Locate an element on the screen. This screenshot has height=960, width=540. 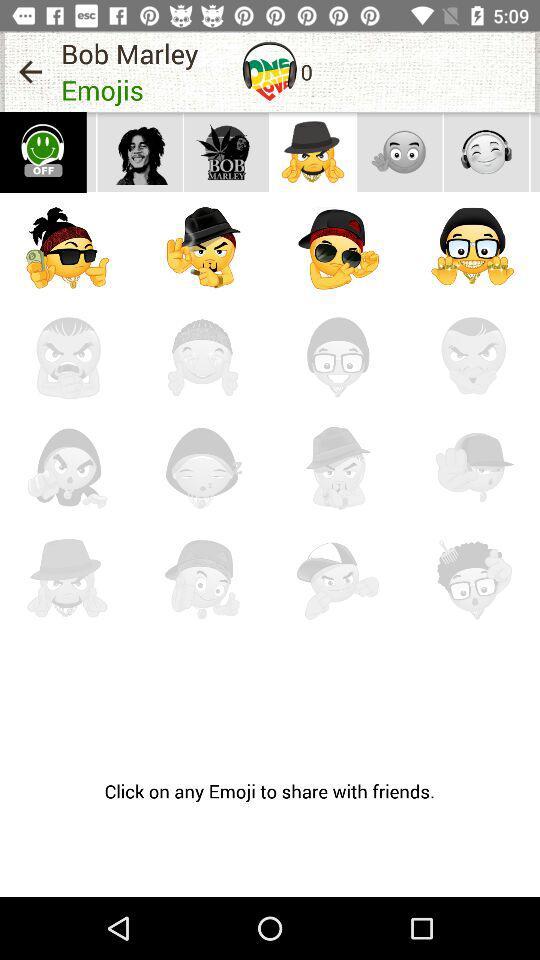
the icon to the right of the bob marley icon is located at coordinates (270, 71).